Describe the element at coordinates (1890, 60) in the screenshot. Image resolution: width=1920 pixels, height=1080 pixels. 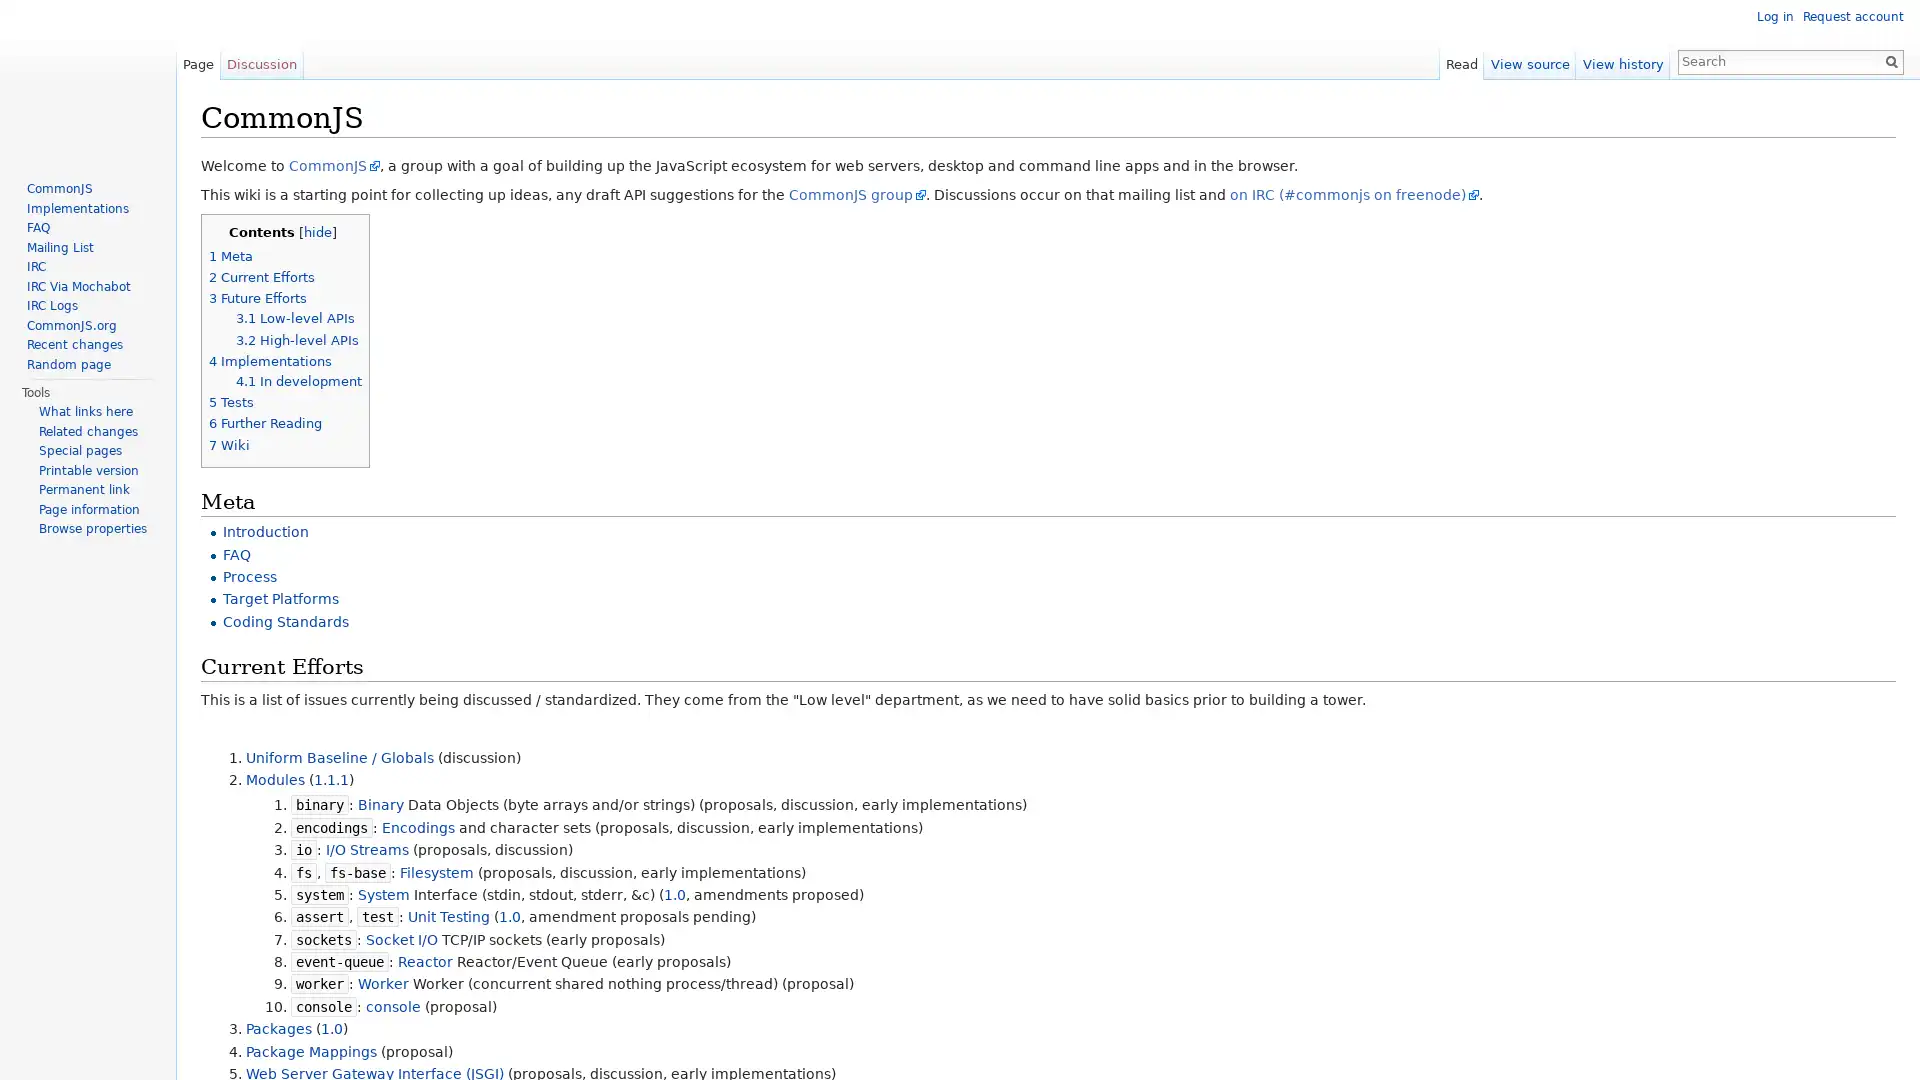
I see `Go` at that location.